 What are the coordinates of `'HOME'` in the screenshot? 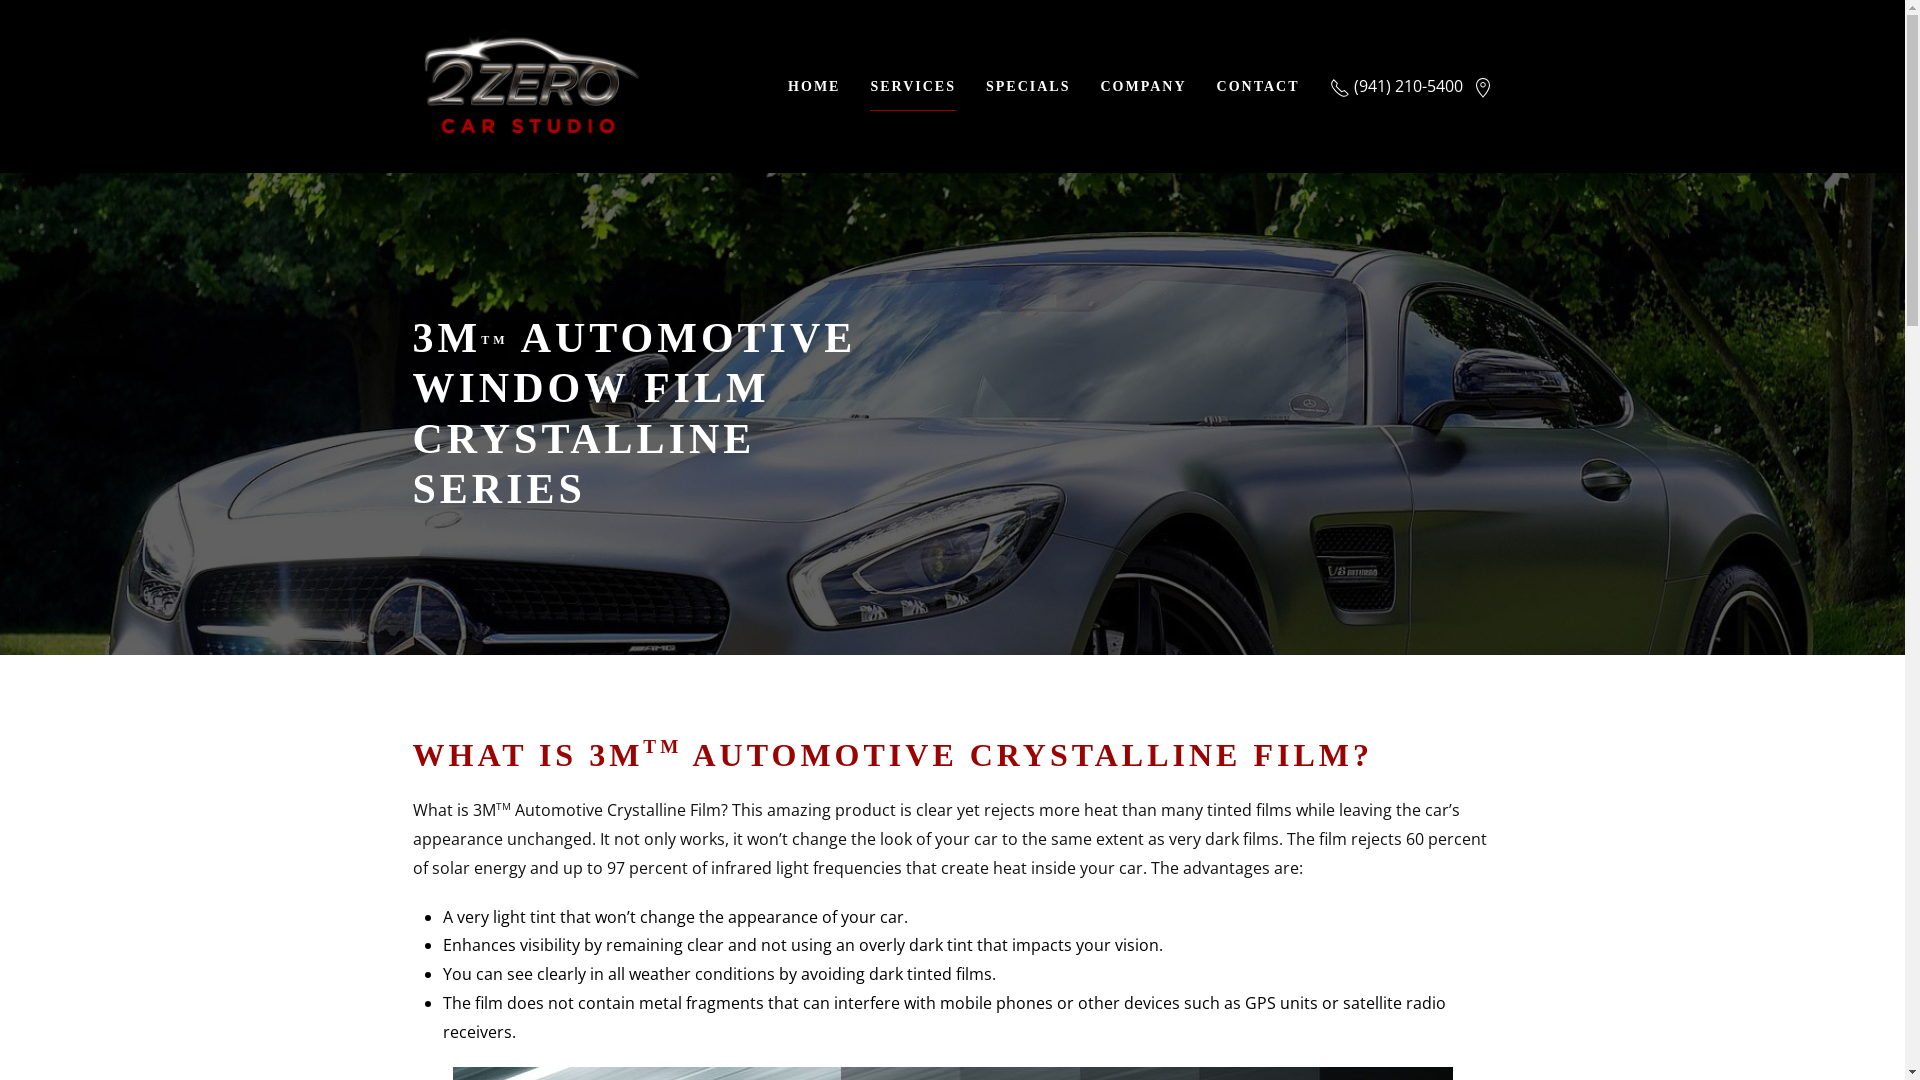 It's located at (814, 84).